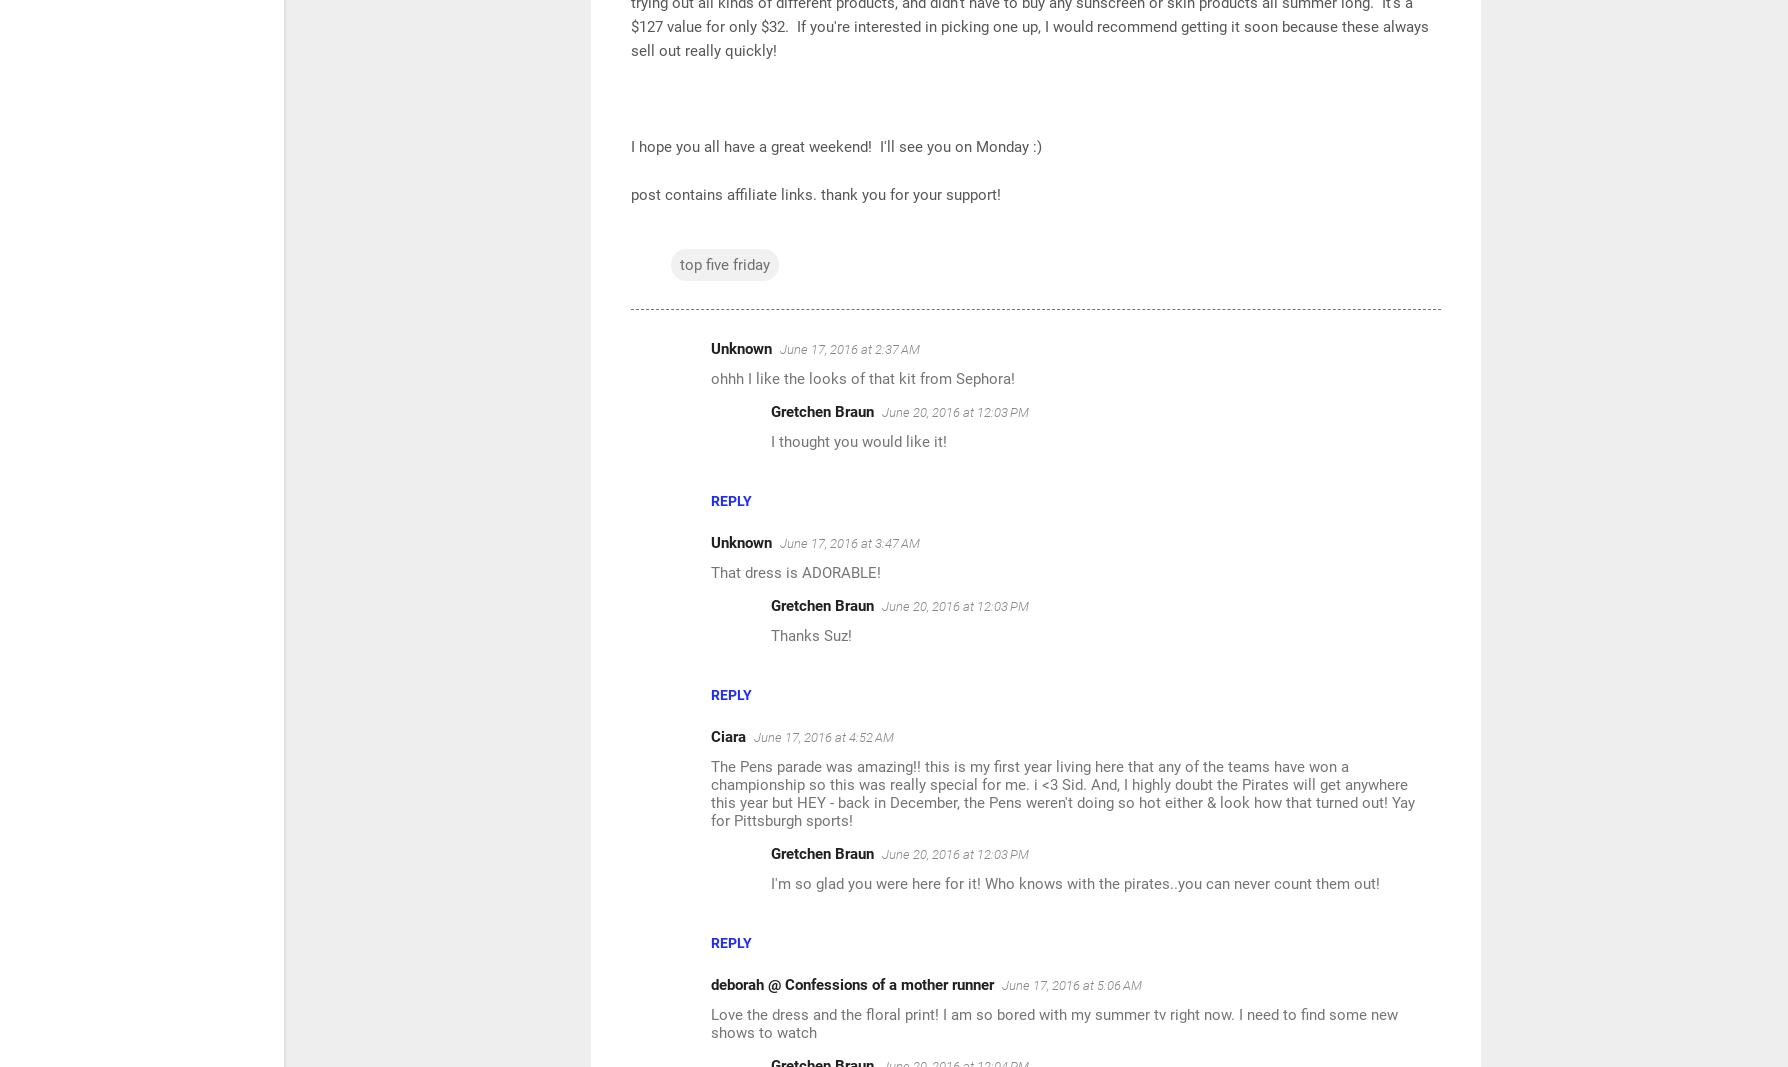 The width and height of the screenshot is (1788, 1067). What do you see at coordinates (724, 265) in the screenshot?
I see `'top five friday'` at bounding box center [724, 265].